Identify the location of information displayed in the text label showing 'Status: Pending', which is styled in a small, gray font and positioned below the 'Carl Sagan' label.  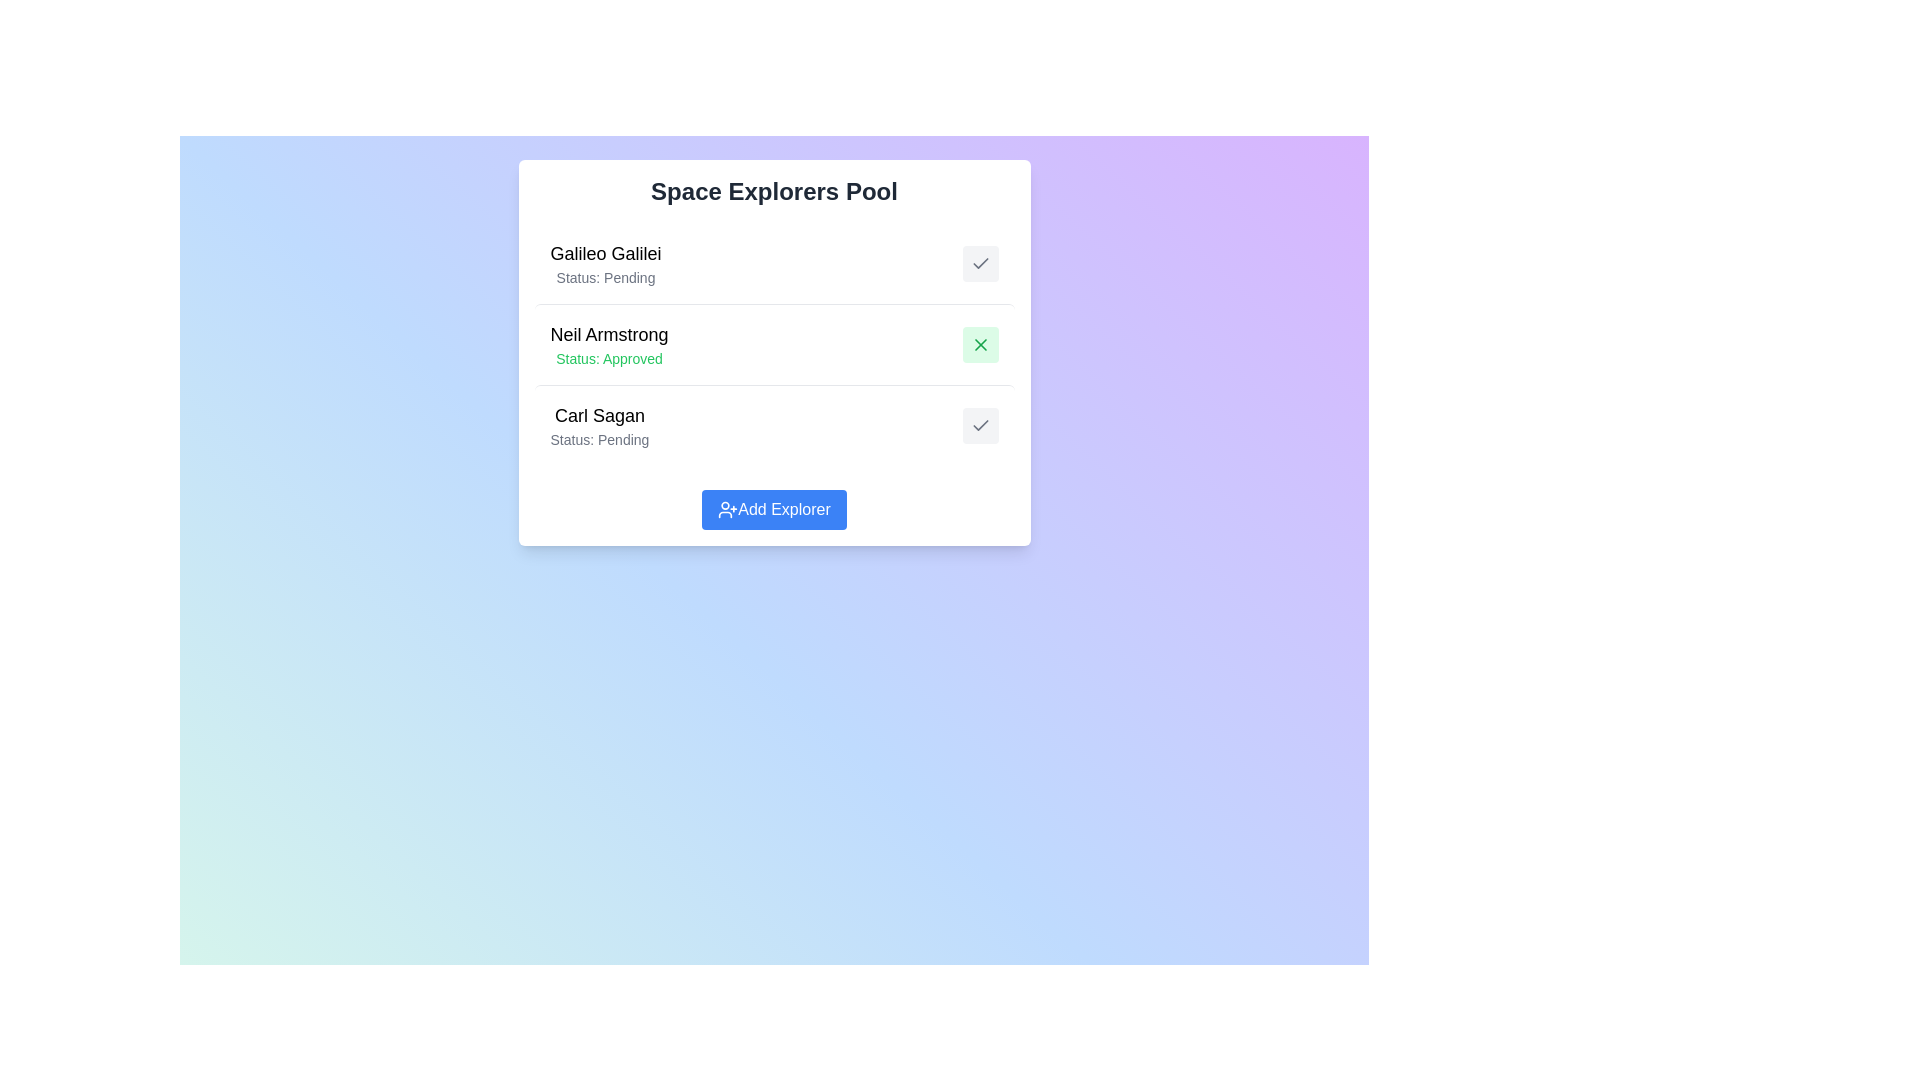
(599, 438).